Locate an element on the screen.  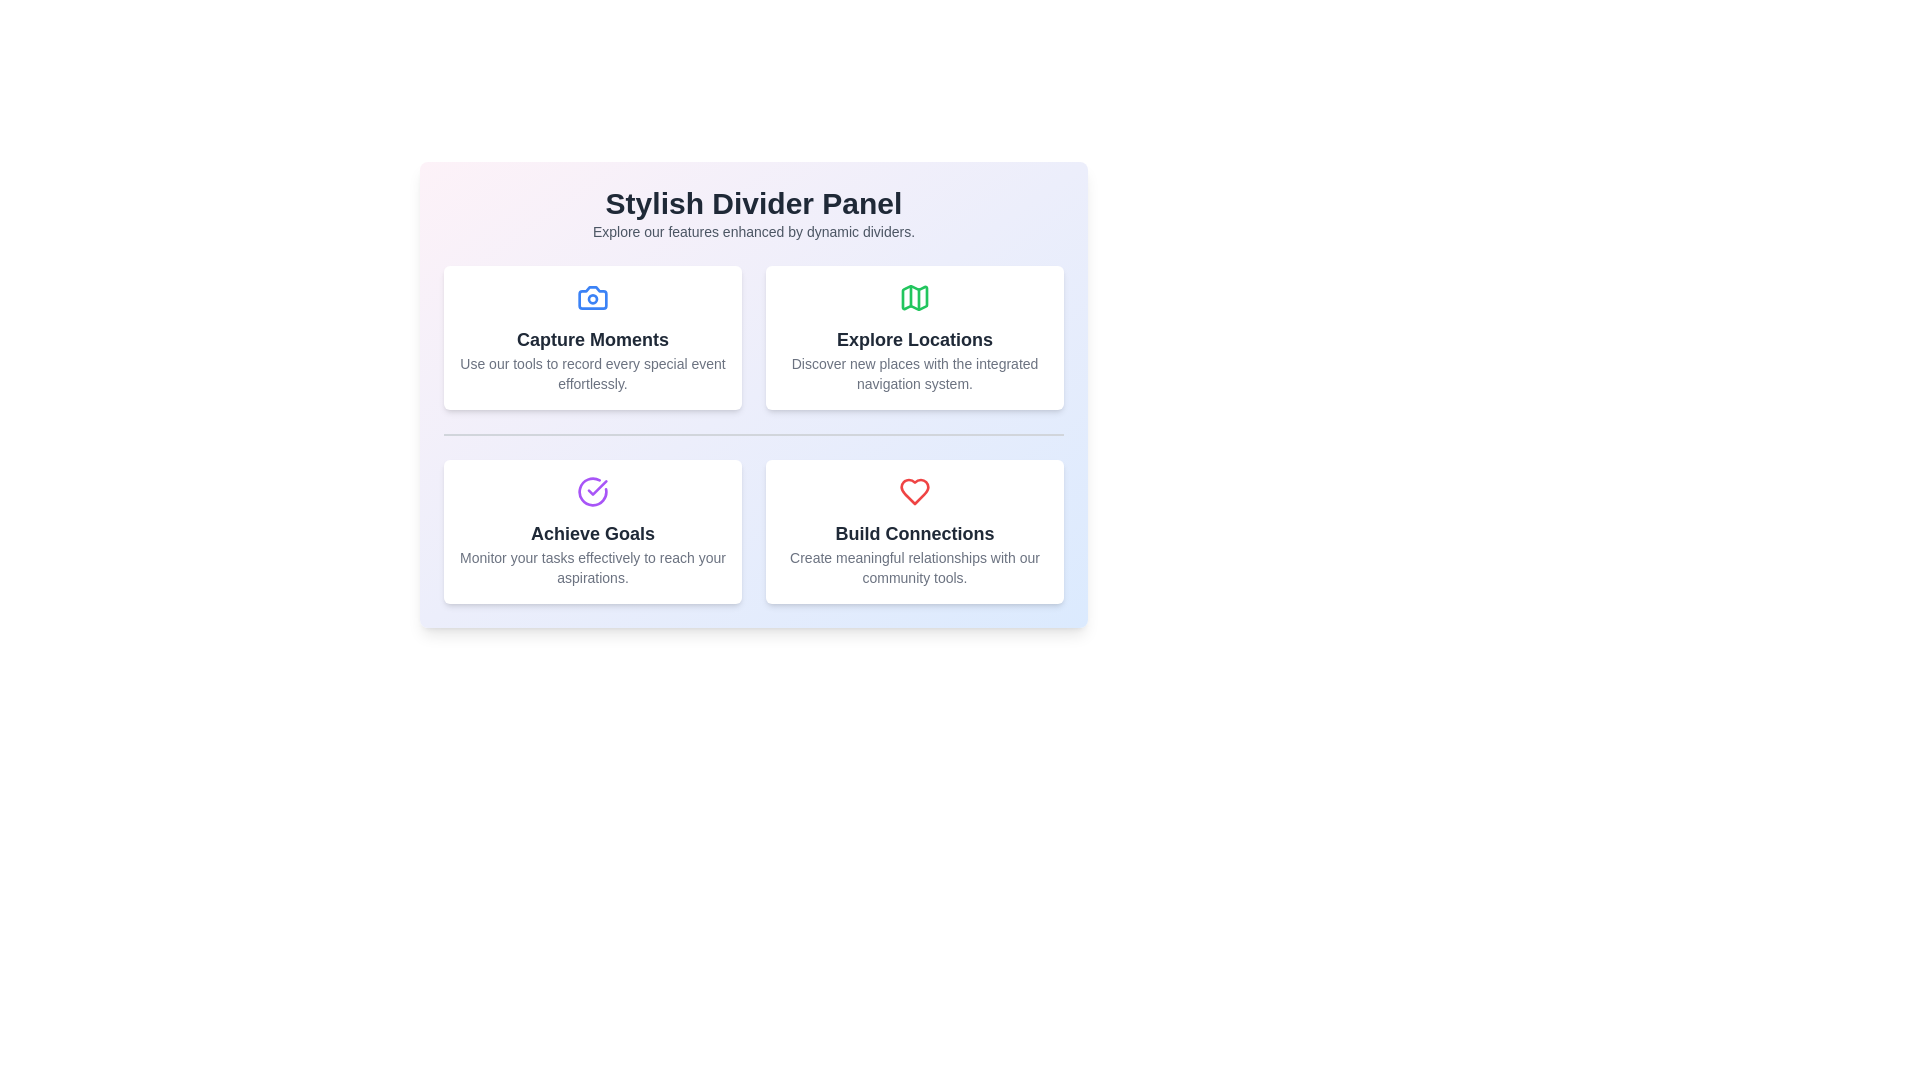
the visual divider element located centrally between the top and bottom rows of informational cards in the grid is located at coordinates (752, 434).